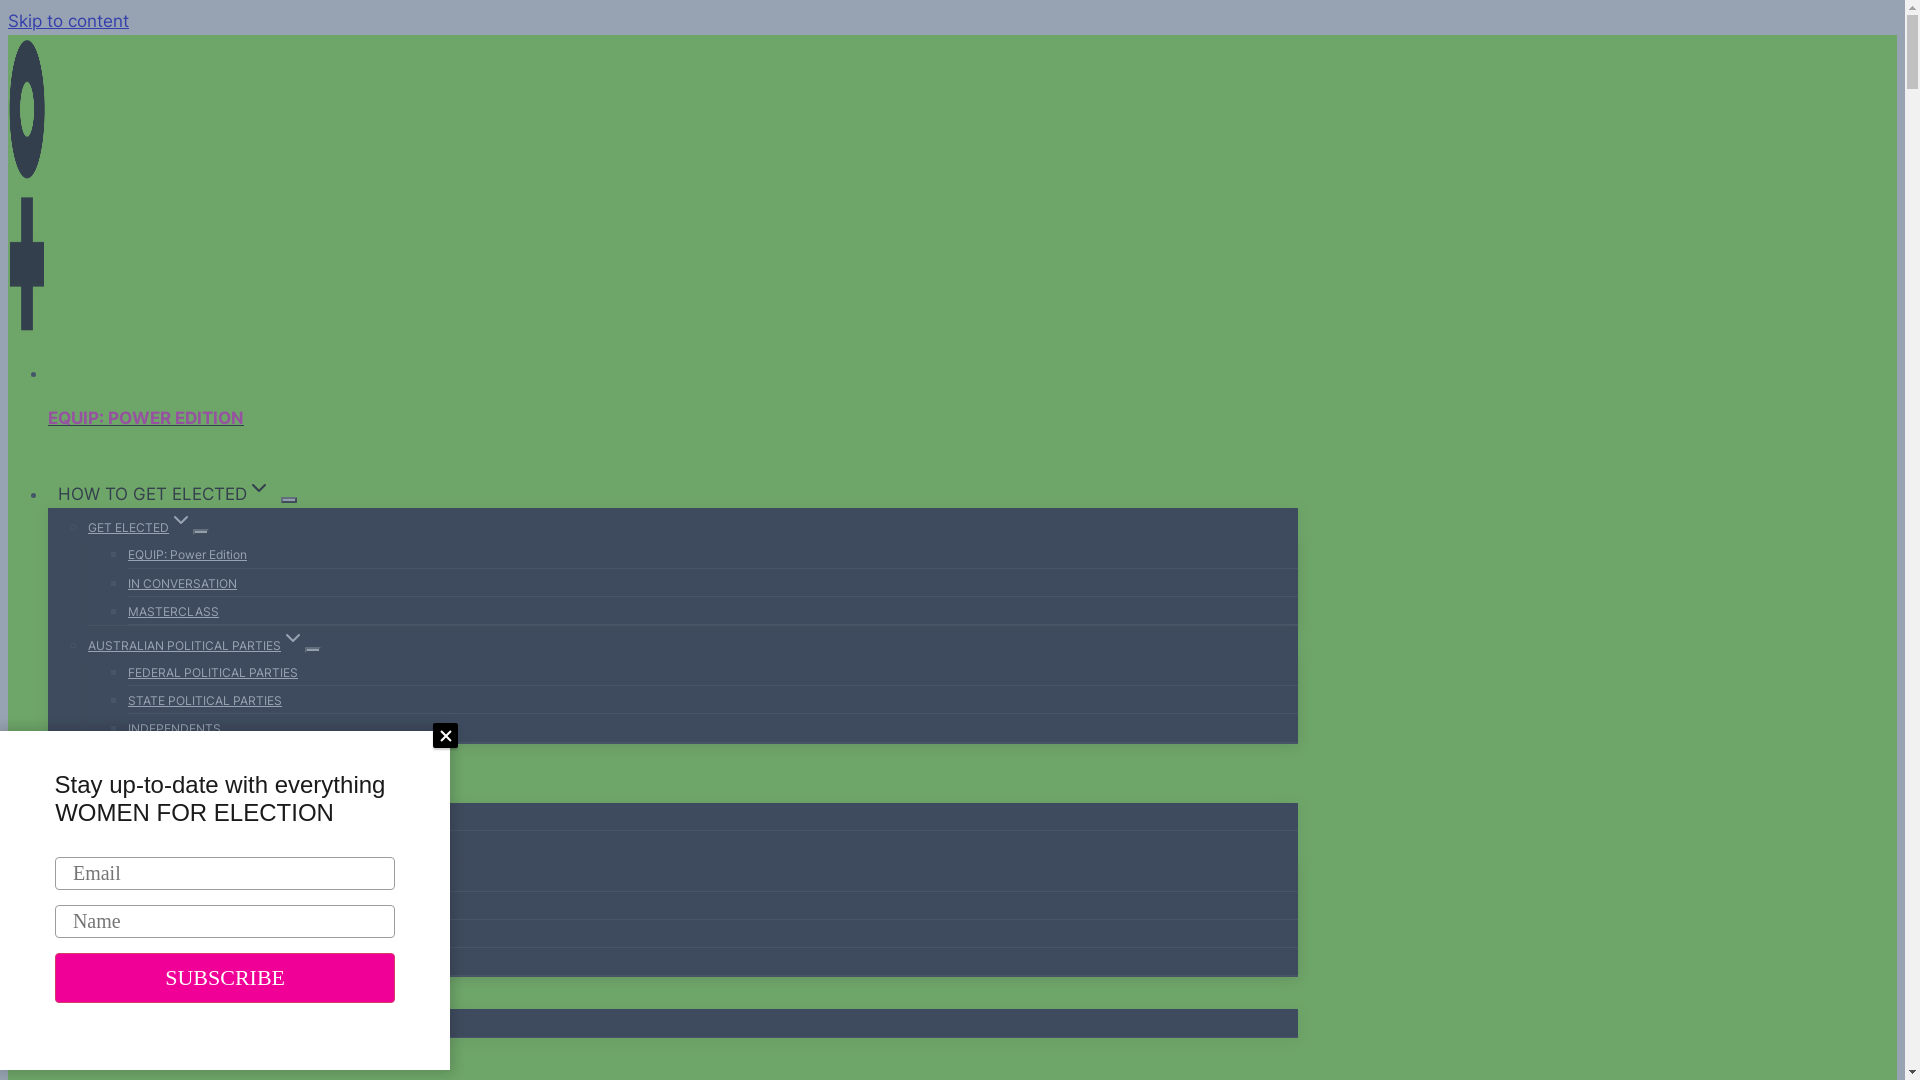 This screenshot has height=1080, width=1920. Describe the element at coordinates (90, 756) in the screenshot. I see `'EVENTS'` at that location.